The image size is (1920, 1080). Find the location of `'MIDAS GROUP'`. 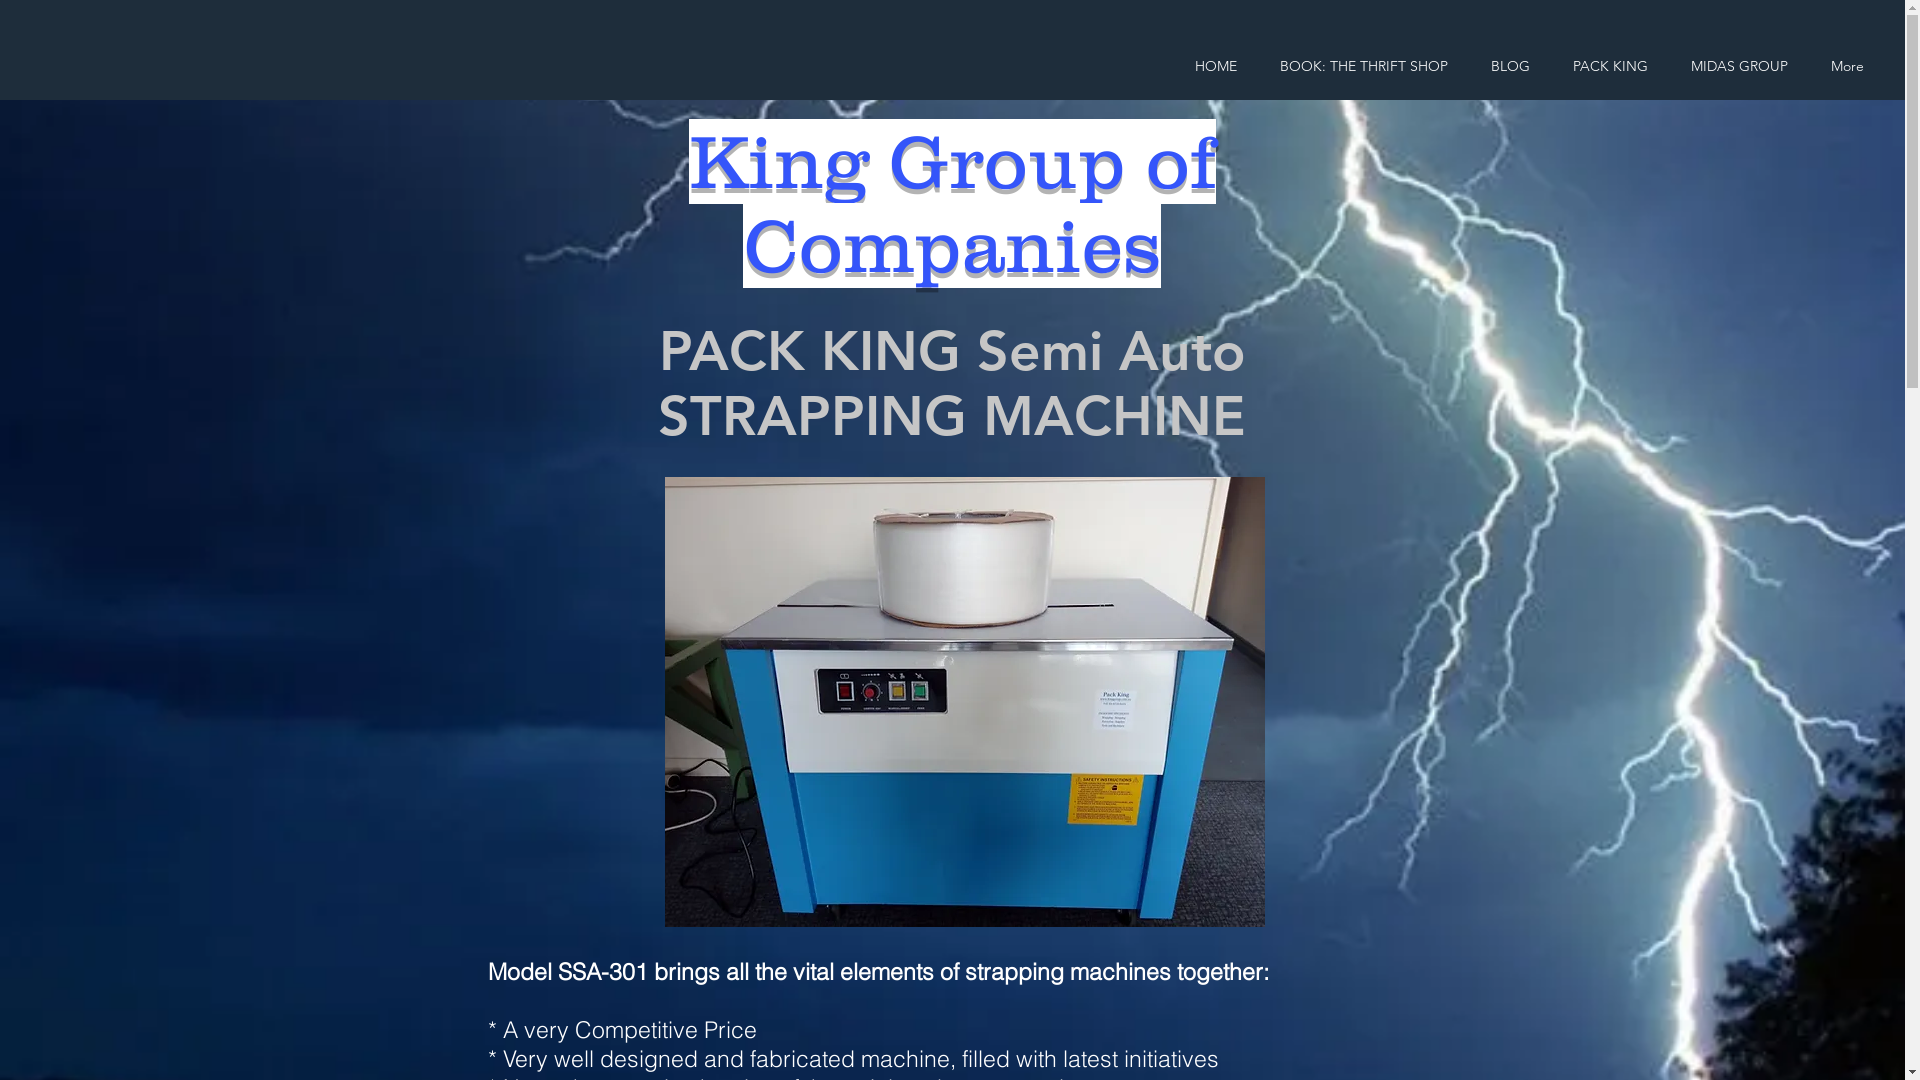

'MIDAS GROUP' is located at coordinates (1737, 65).